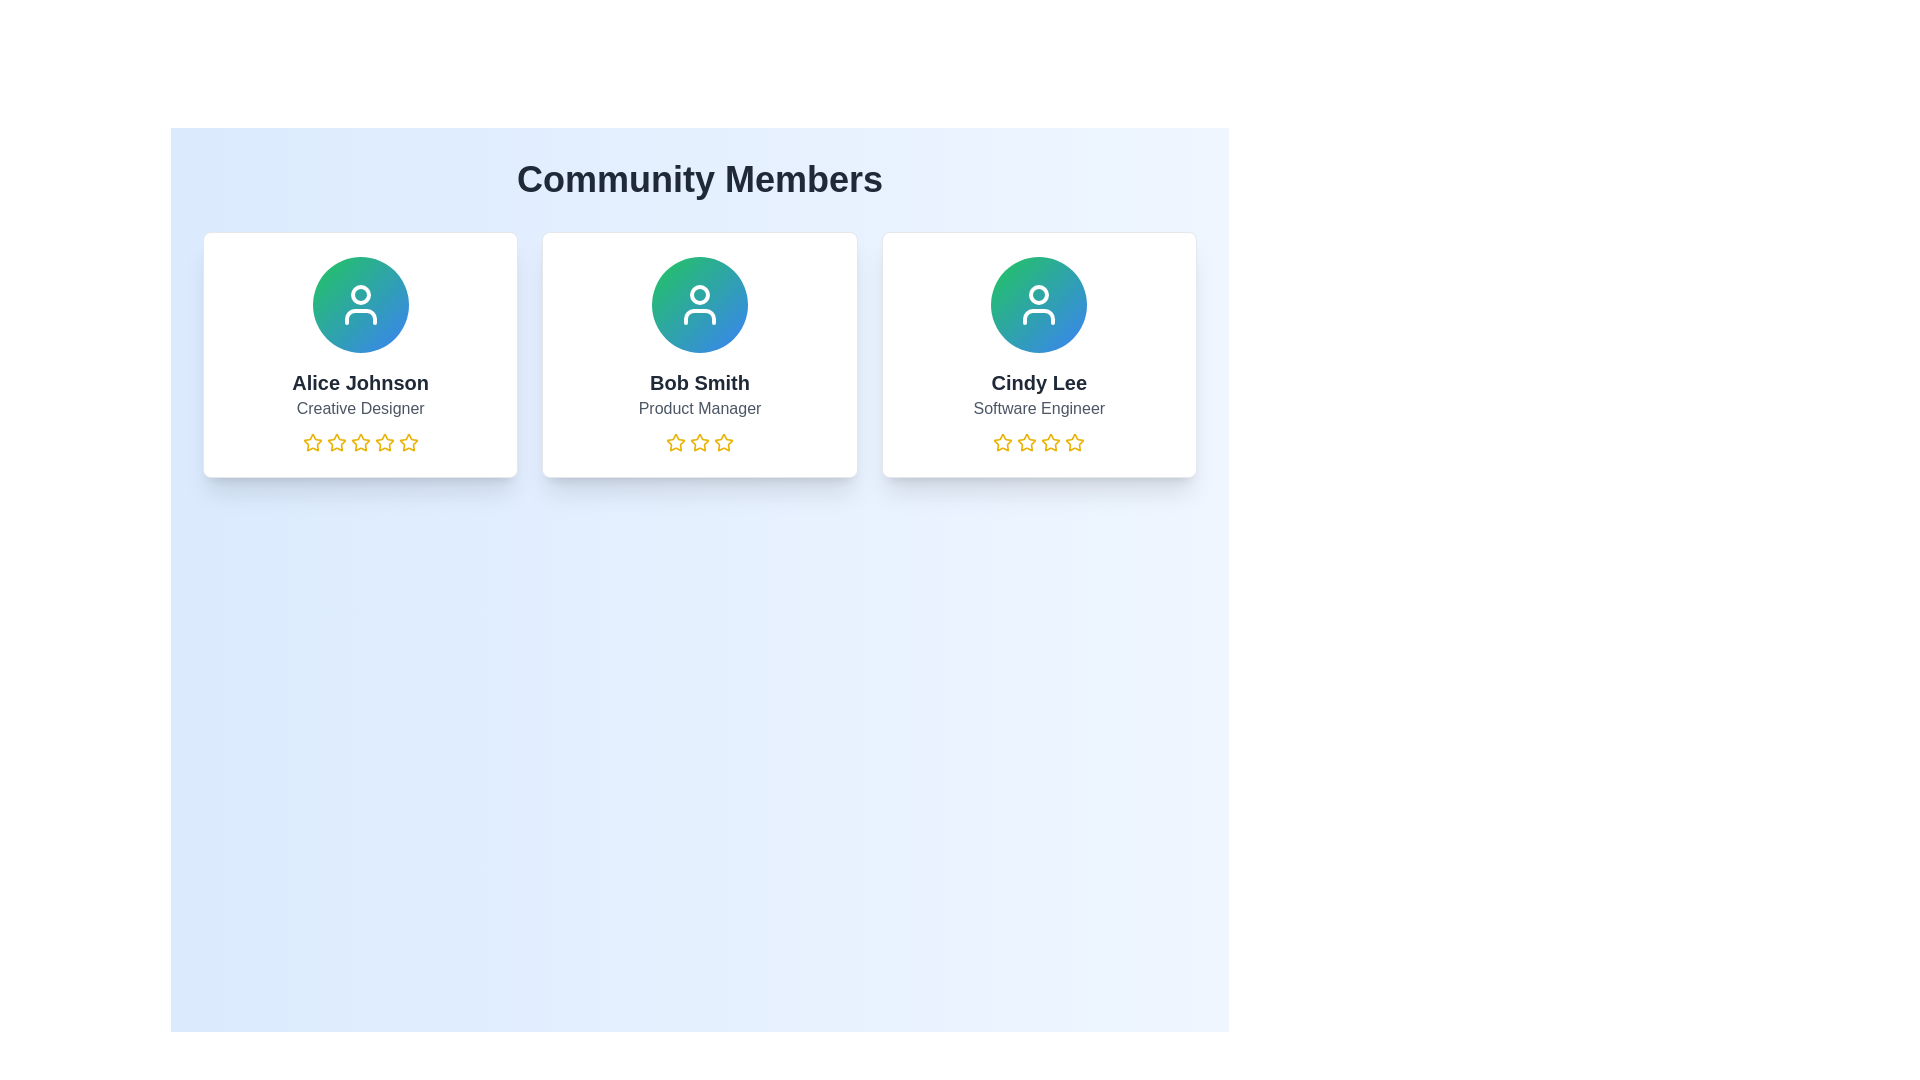 Image resolution: width=1920 pixels, height=1080 pixels. I want to click on the third star-shaped rating icon filled with bright yellow color under the text 'Cindy Lee - Software Engineer' to set the corresponding rating, so click(1074, 441).